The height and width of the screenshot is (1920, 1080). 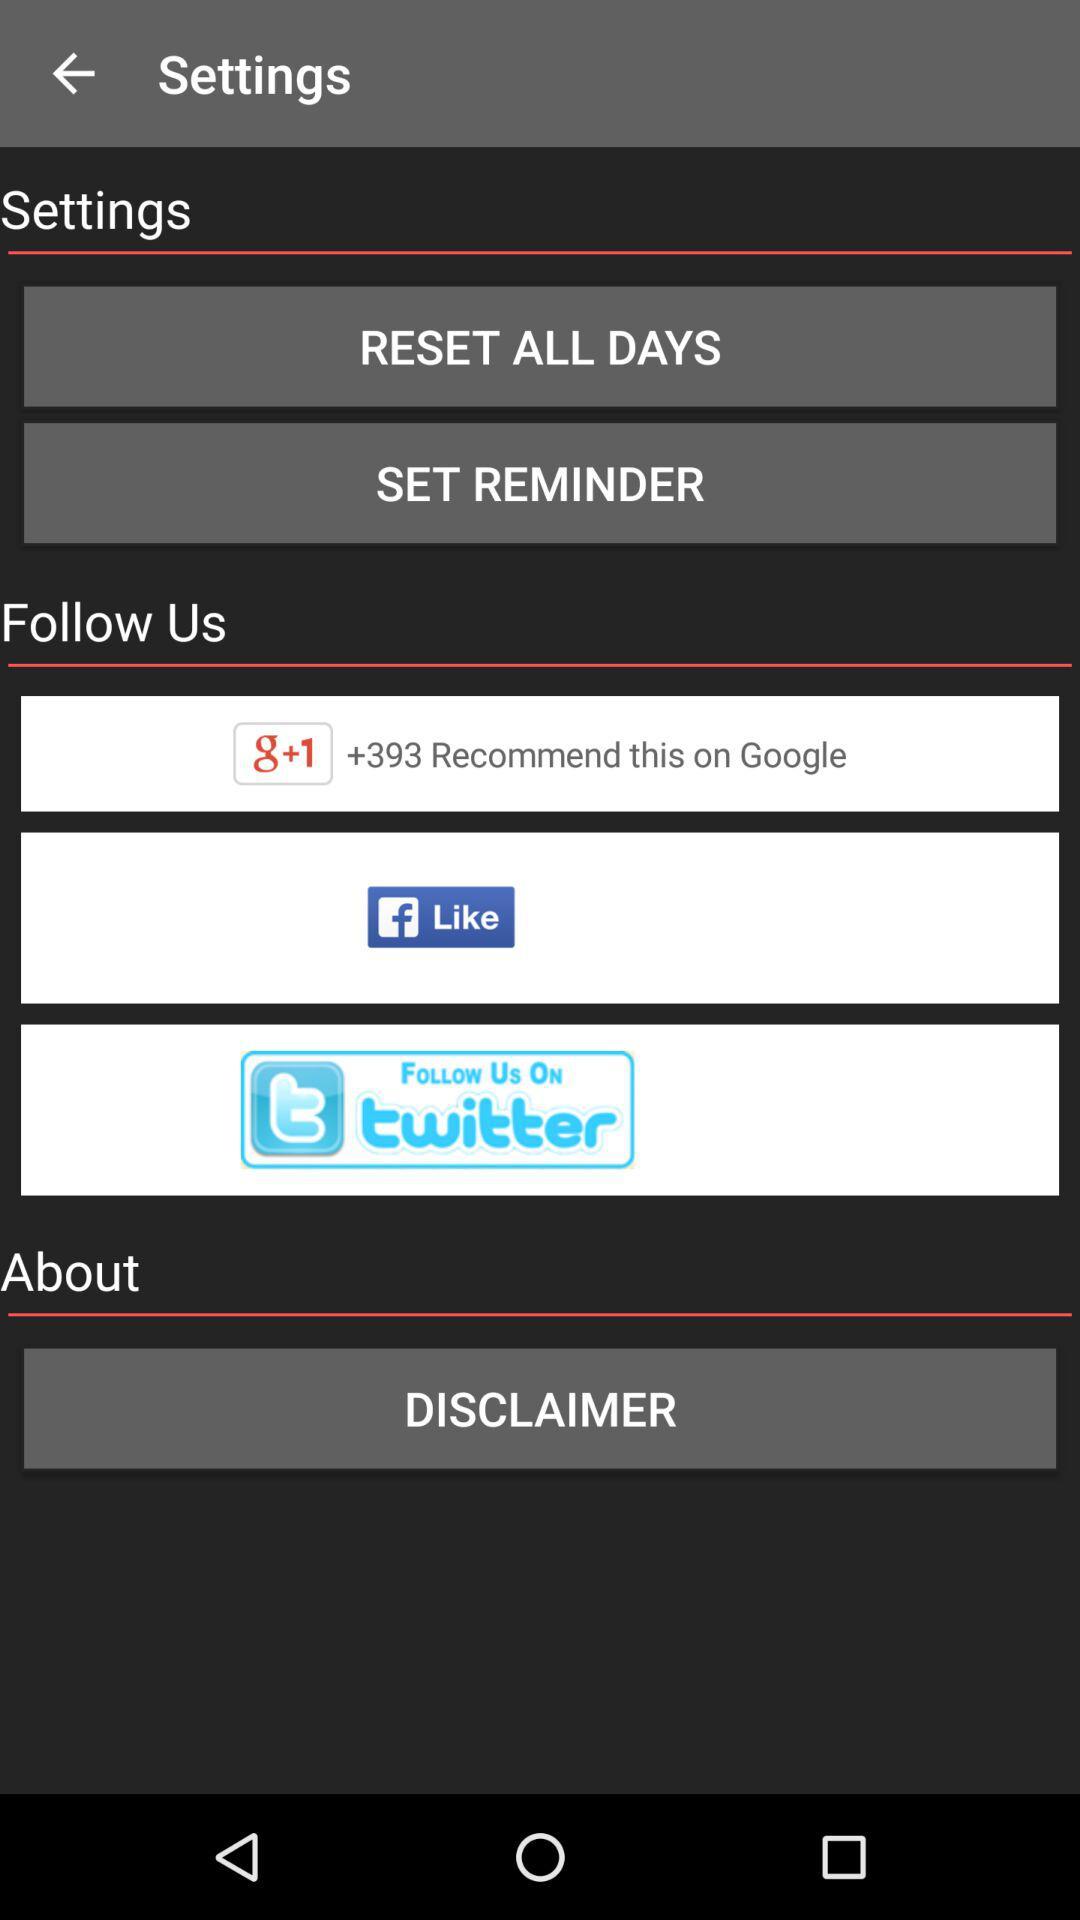 I want to click on set reminder icon, so click(x=540, y=483).